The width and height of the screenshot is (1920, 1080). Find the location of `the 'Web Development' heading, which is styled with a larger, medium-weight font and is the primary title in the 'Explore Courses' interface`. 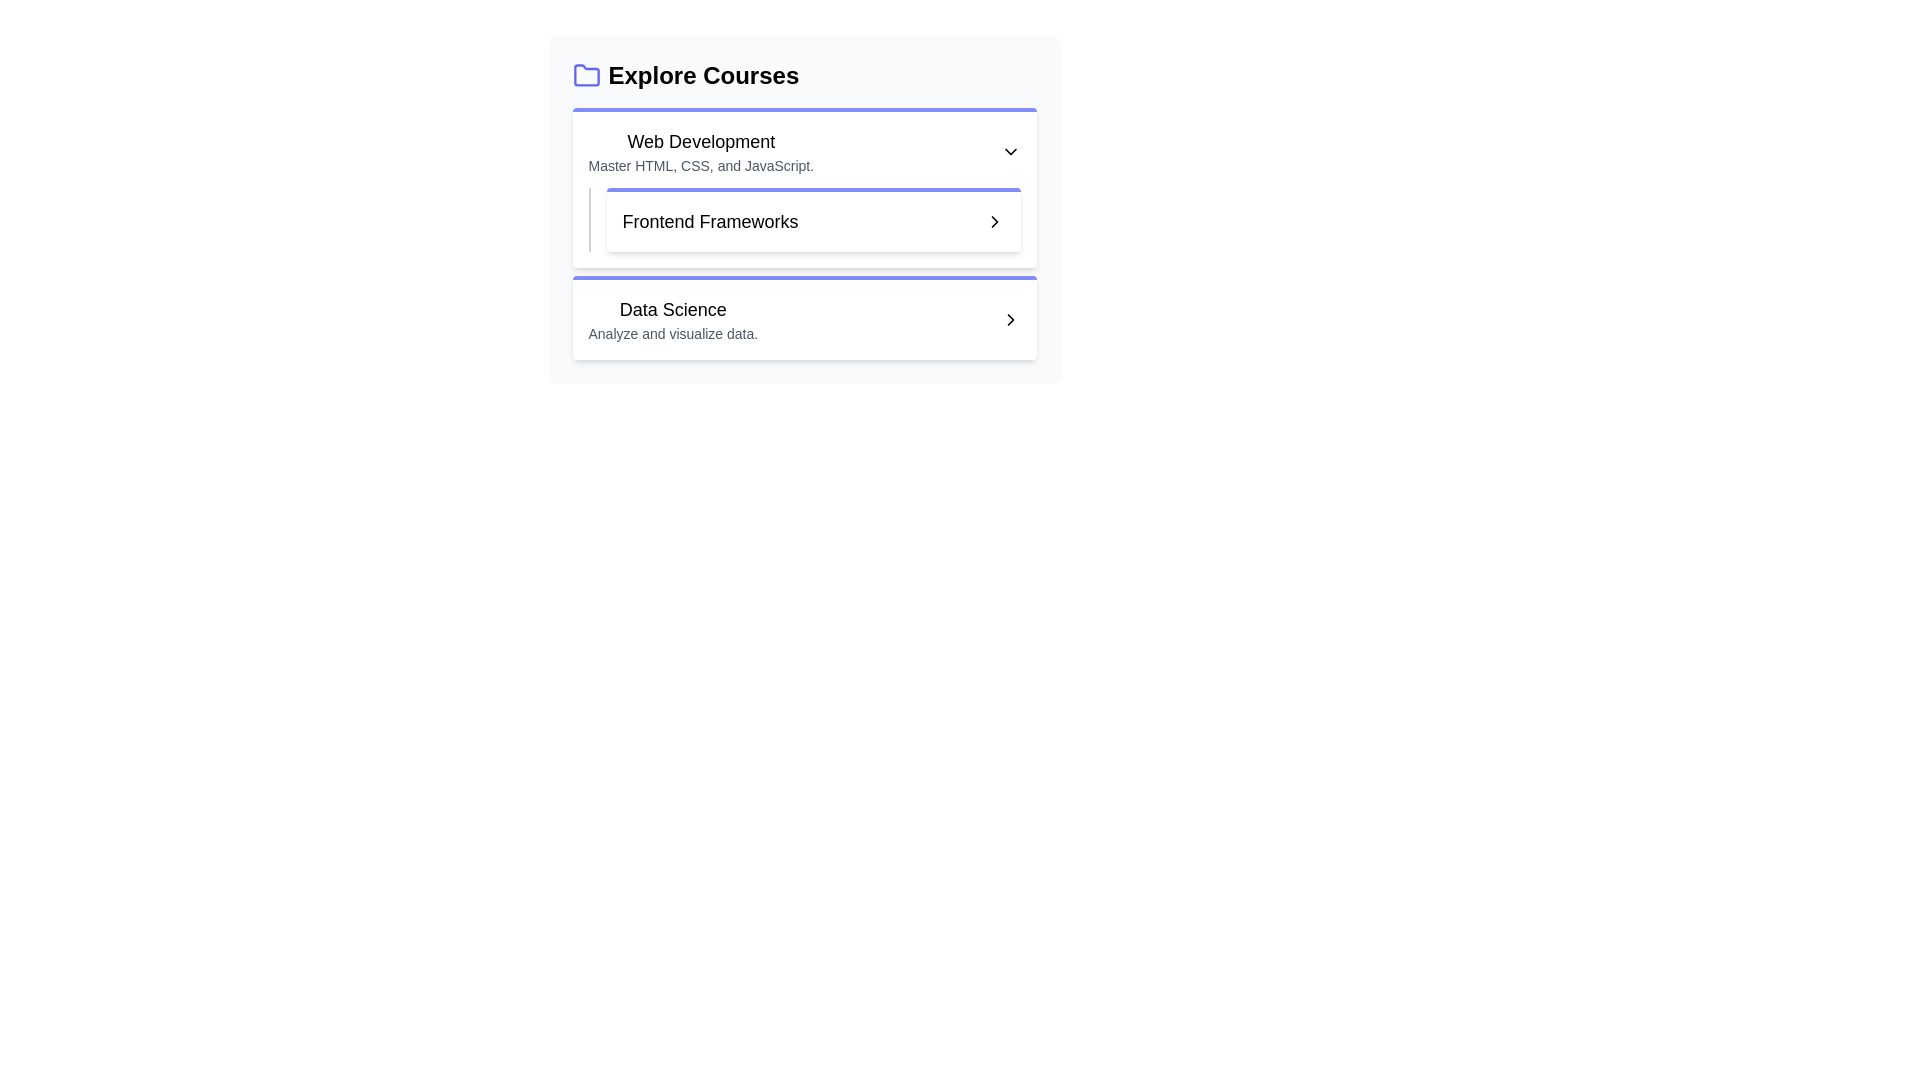

the 'Web Development' heading, which is styled with a larger, medium-weight font and is the primary title in the 'Explore Courses' interface is located at coordinates (701, 141).